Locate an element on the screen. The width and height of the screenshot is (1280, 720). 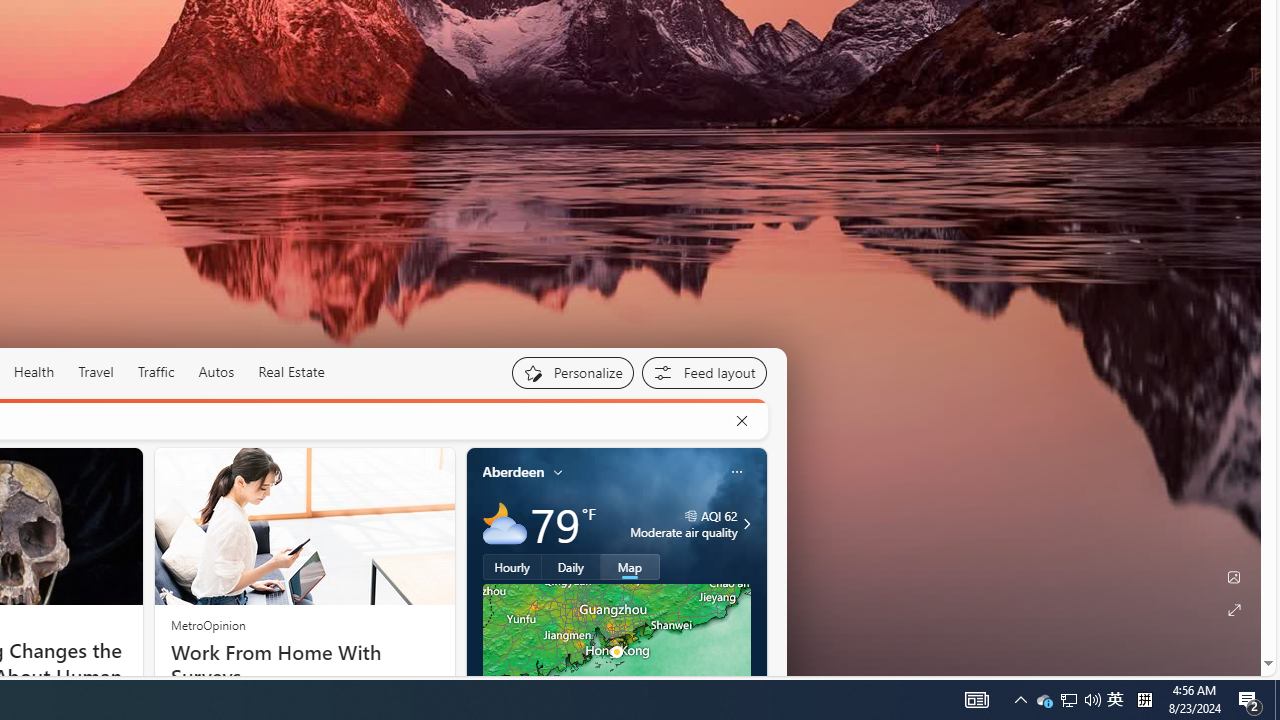
'aqi-icon' is located at coordinates (691, 514).